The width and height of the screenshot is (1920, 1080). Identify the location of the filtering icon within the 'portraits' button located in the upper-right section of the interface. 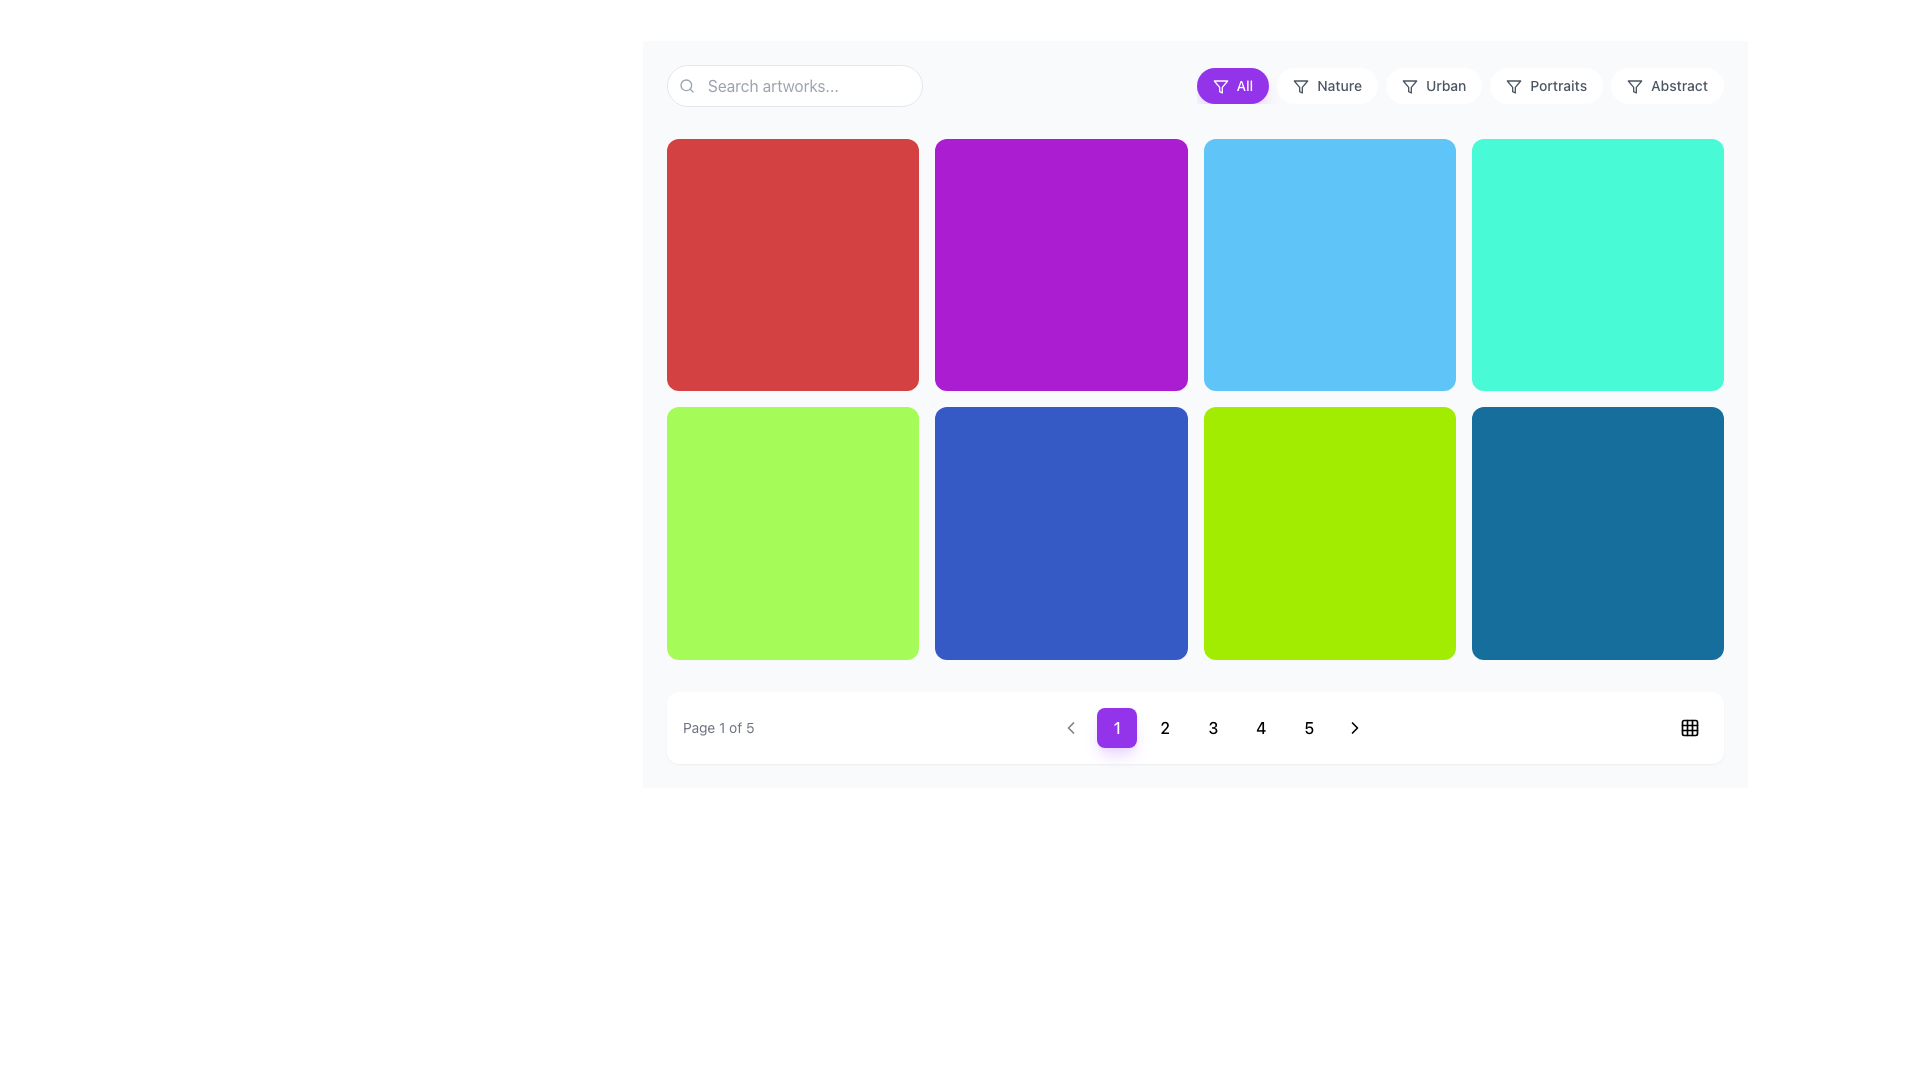
(1514, 86).